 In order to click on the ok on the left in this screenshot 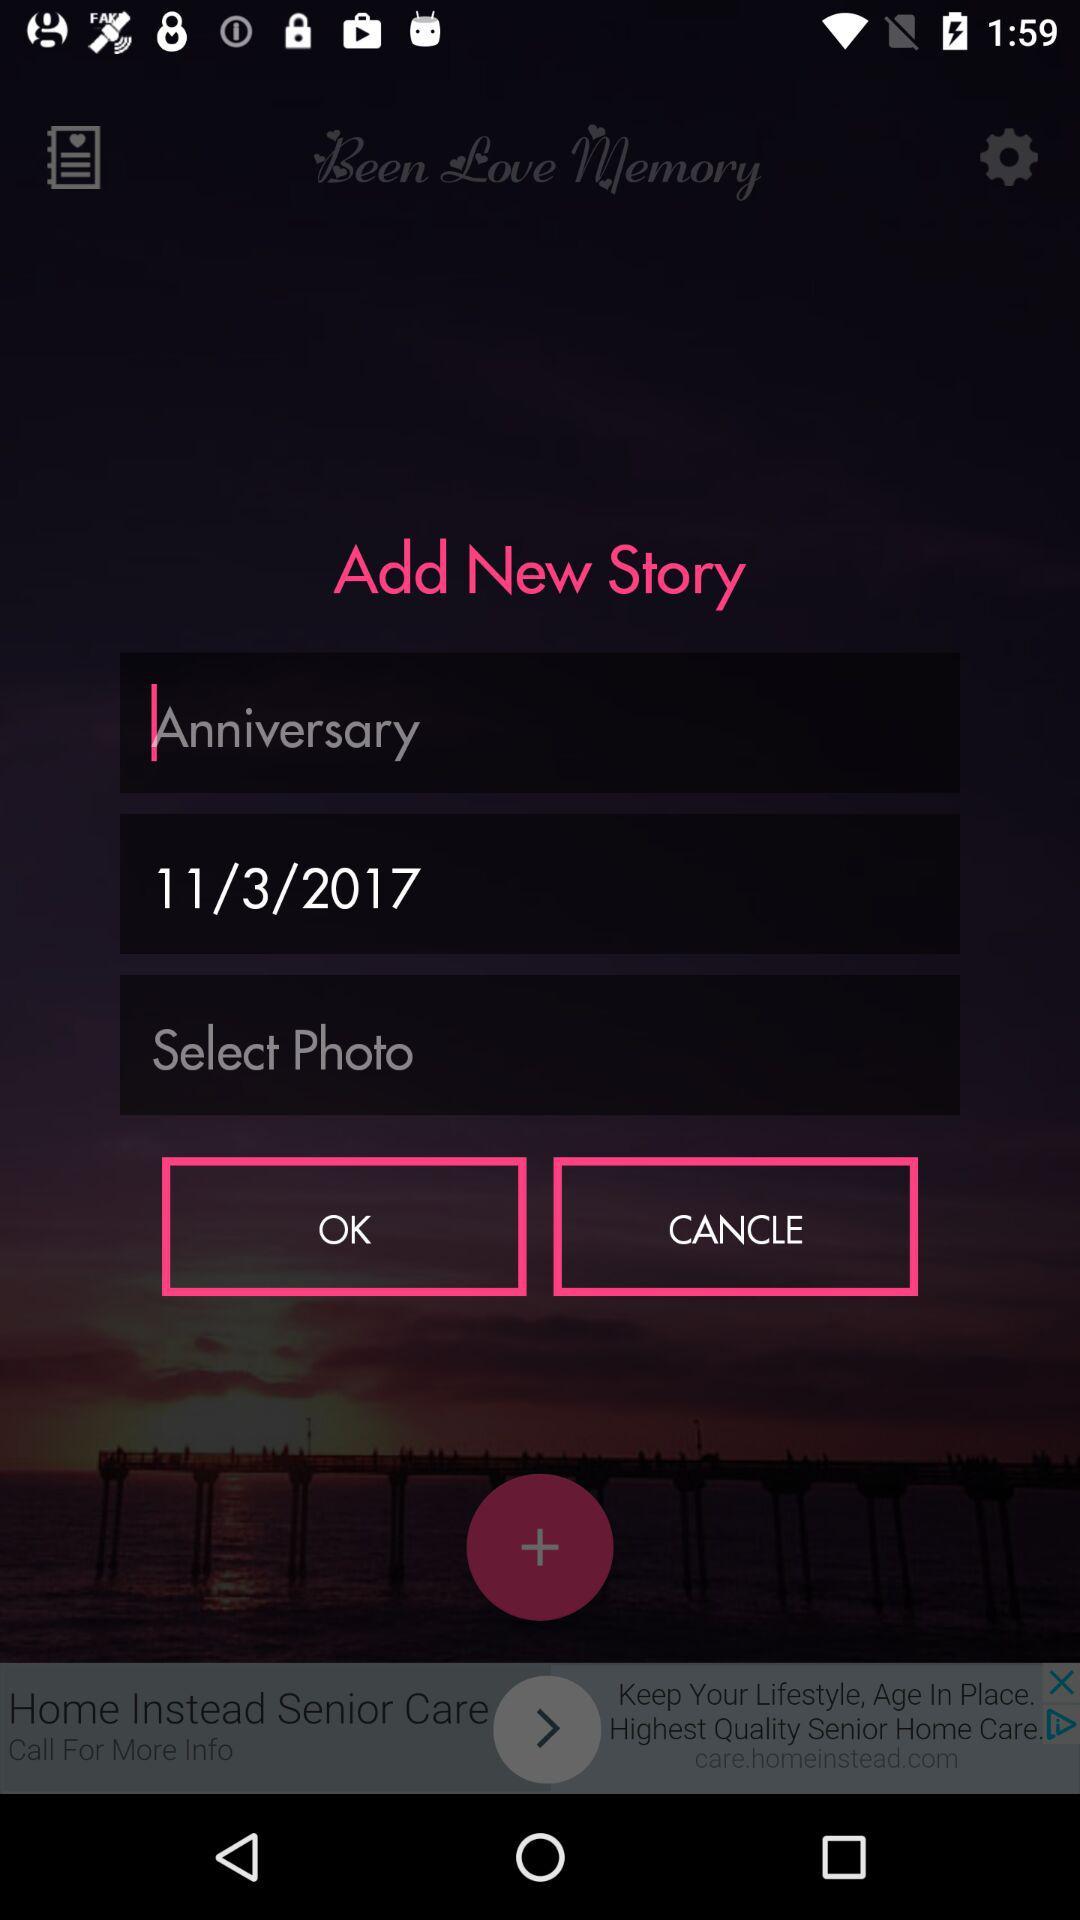, I will do `click(343, 1225)`.